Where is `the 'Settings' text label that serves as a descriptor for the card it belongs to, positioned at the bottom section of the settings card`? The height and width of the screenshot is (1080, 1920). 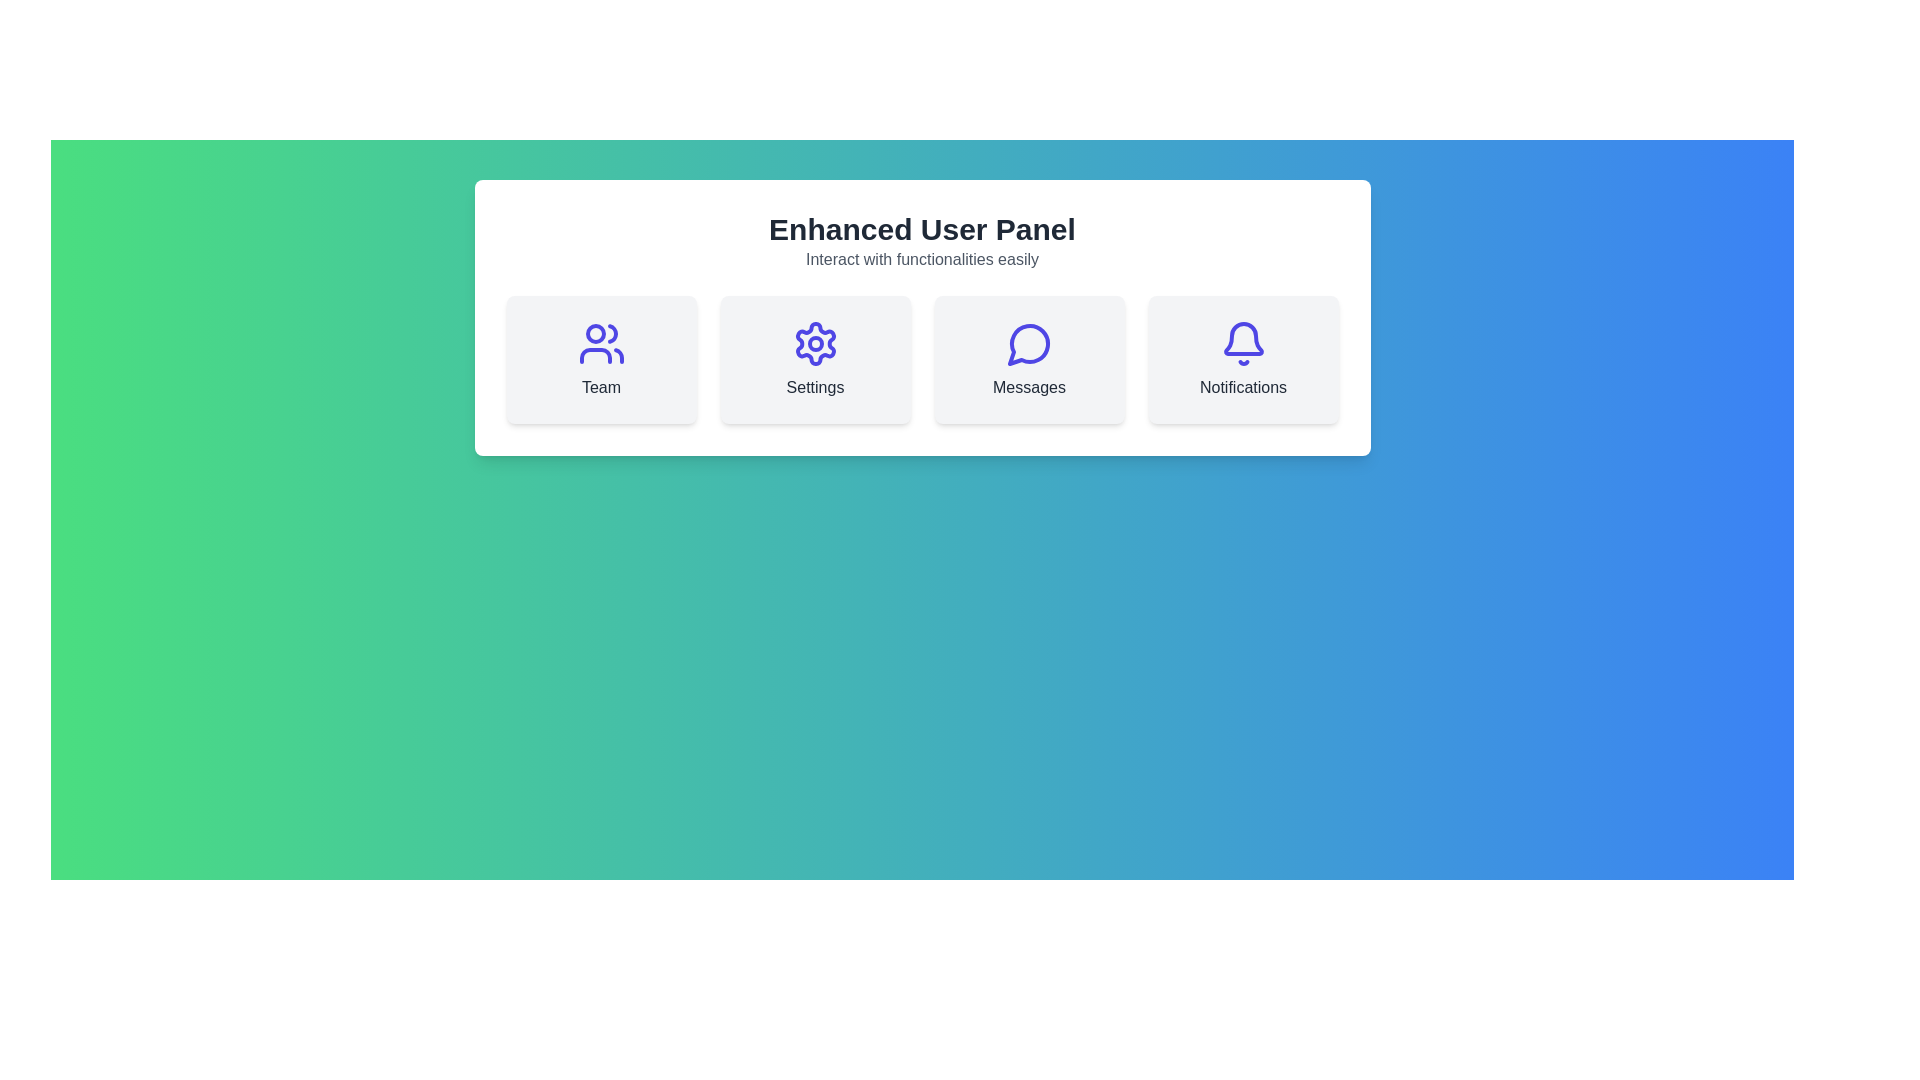 the 'Settings' text label that serves as a descriptor for the card it belongs to, positioned at the bottom section of the settings card is located at coordinates (815, 388).